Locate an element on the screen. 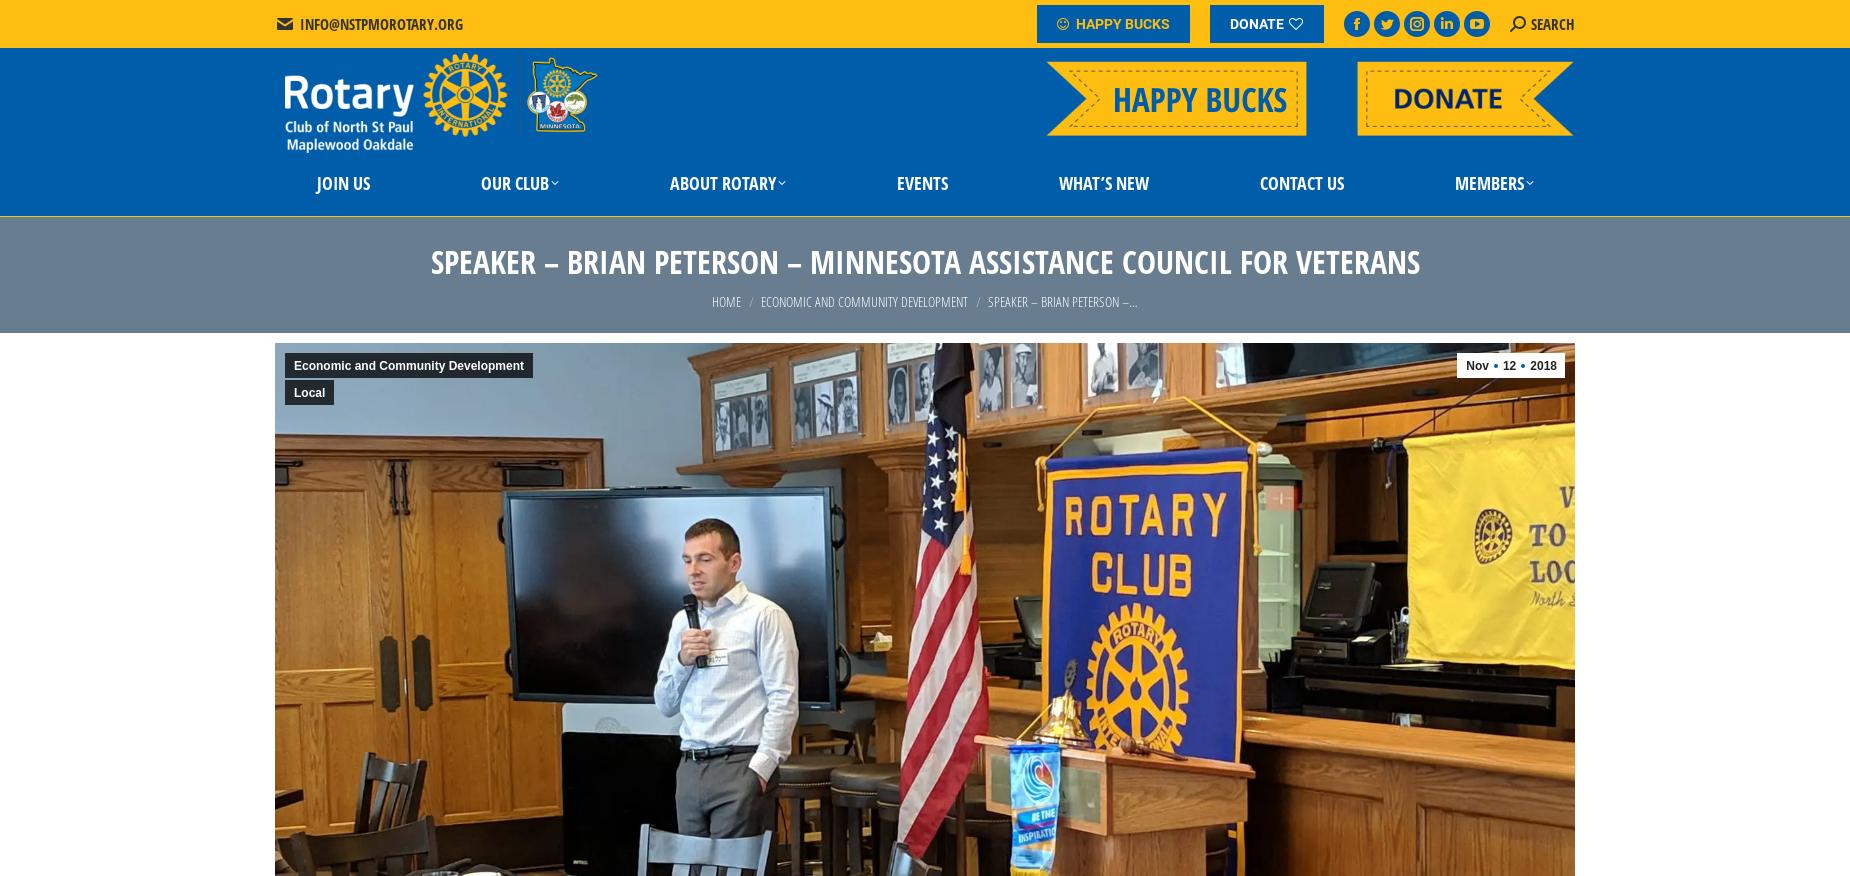 This screenshot has height=876, width=1850. 'Rotary Grants' is located at coordinates (501, 330).